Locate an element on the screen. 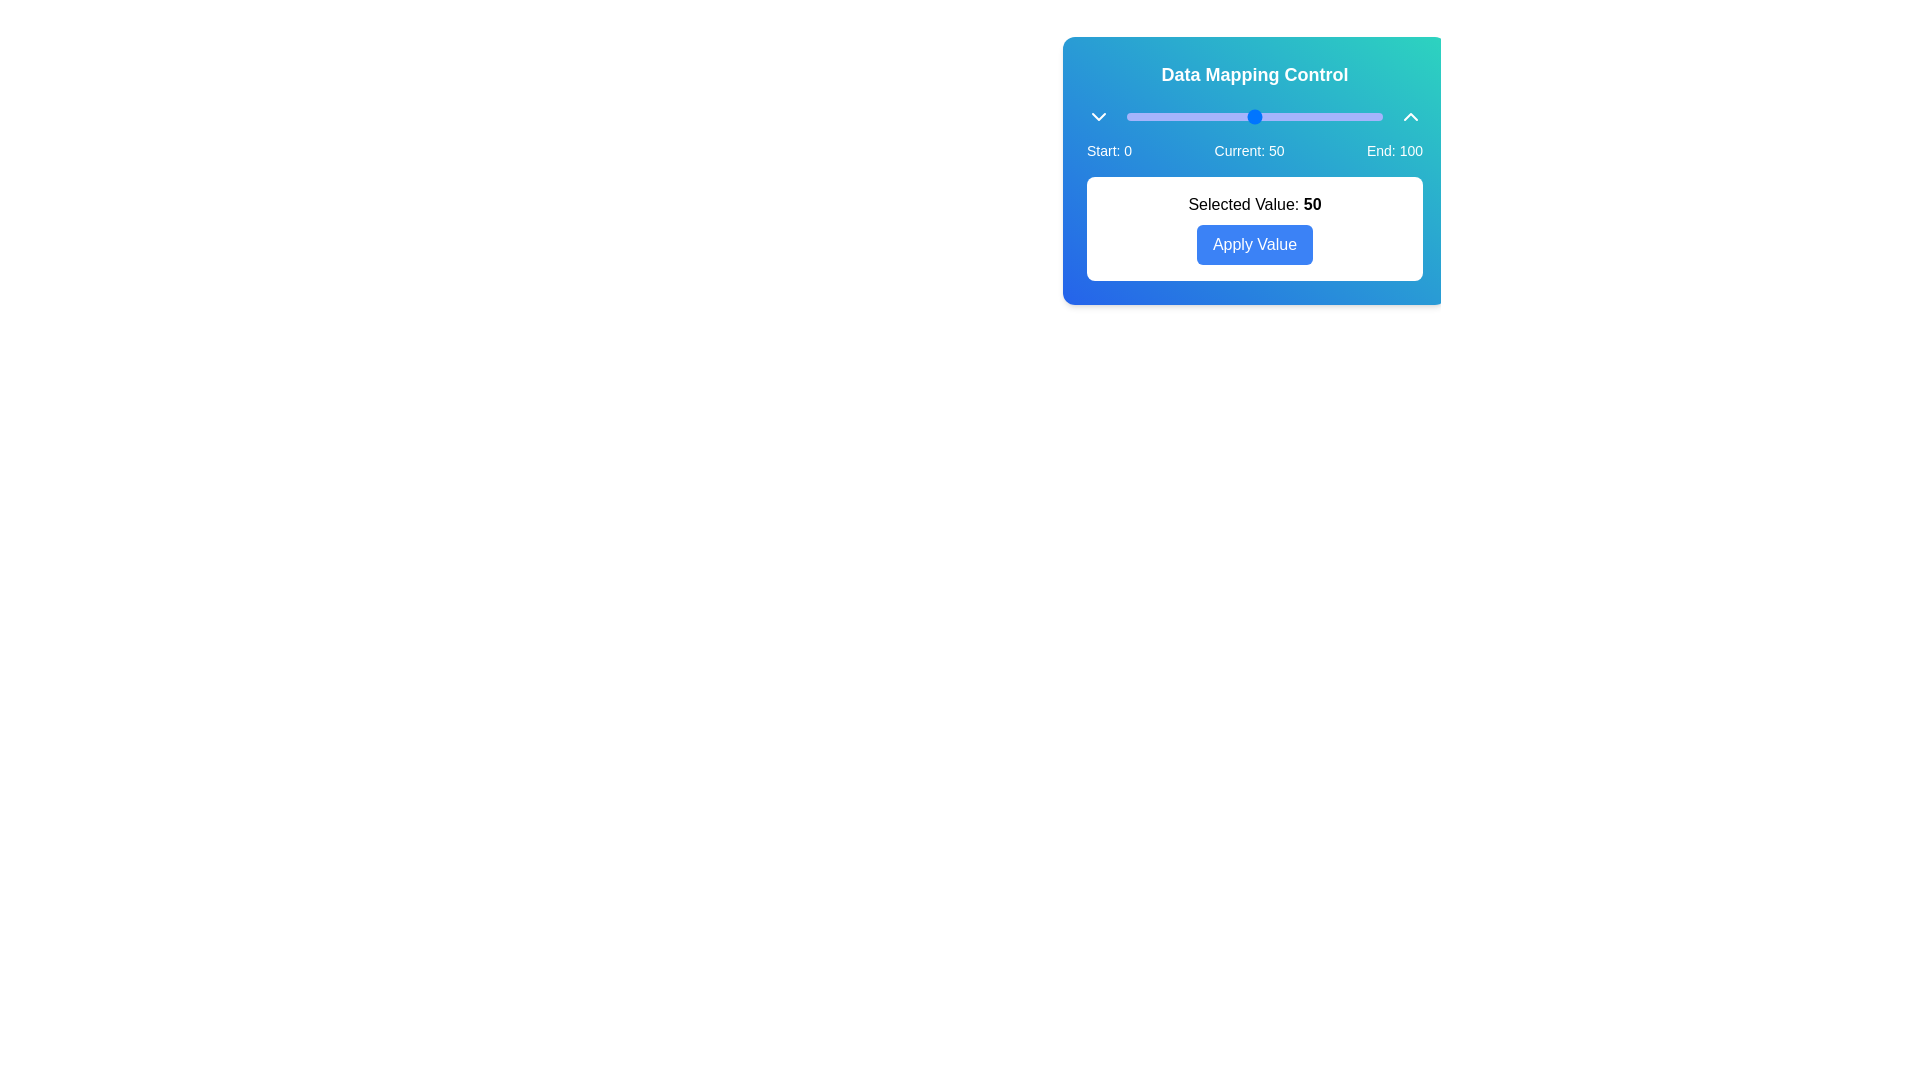  the slider is located at coordinates (1264, 116).